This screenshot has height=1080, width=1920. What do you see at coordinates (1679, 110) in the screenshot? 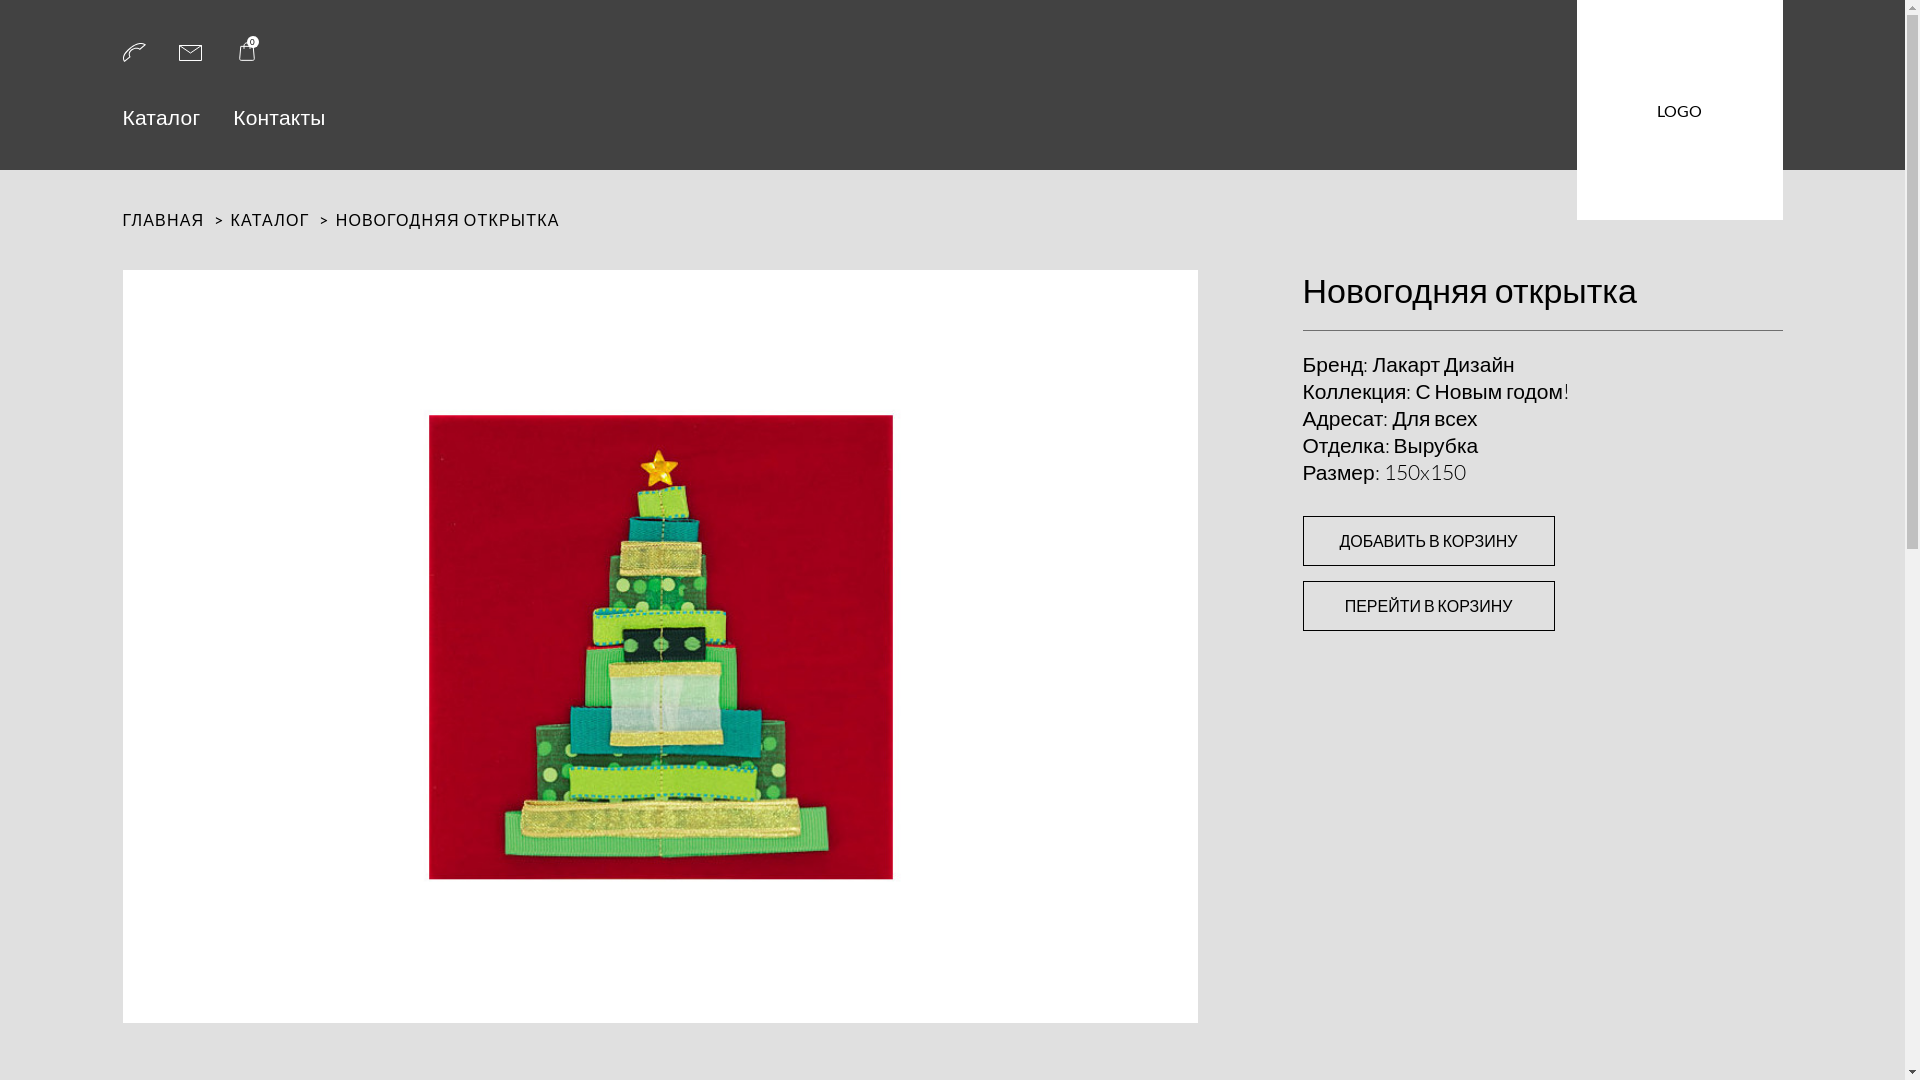
I see `'LOGO'` at bounding box center [1679, 110].